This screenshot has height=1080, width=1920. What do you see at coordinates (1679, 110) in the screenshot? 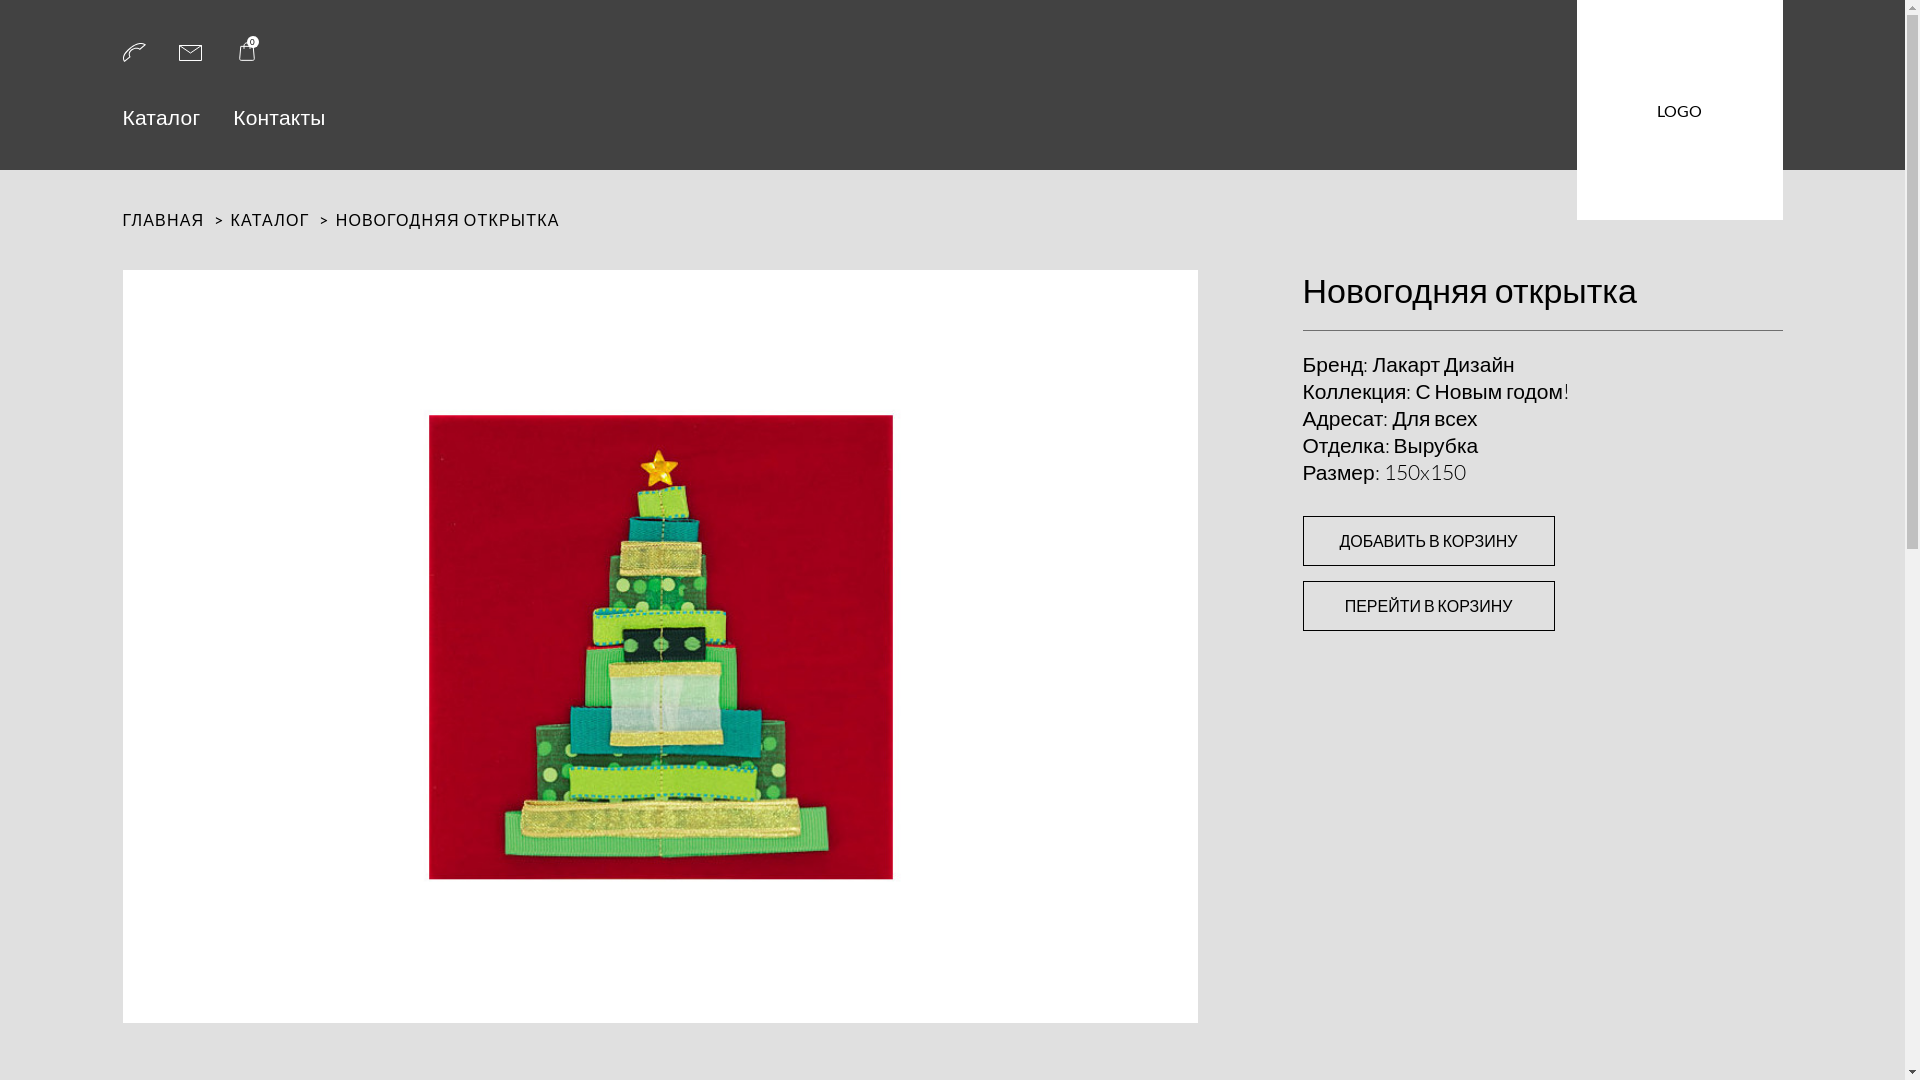
I see `'LOGO'` at bounding box center [1679, 110].